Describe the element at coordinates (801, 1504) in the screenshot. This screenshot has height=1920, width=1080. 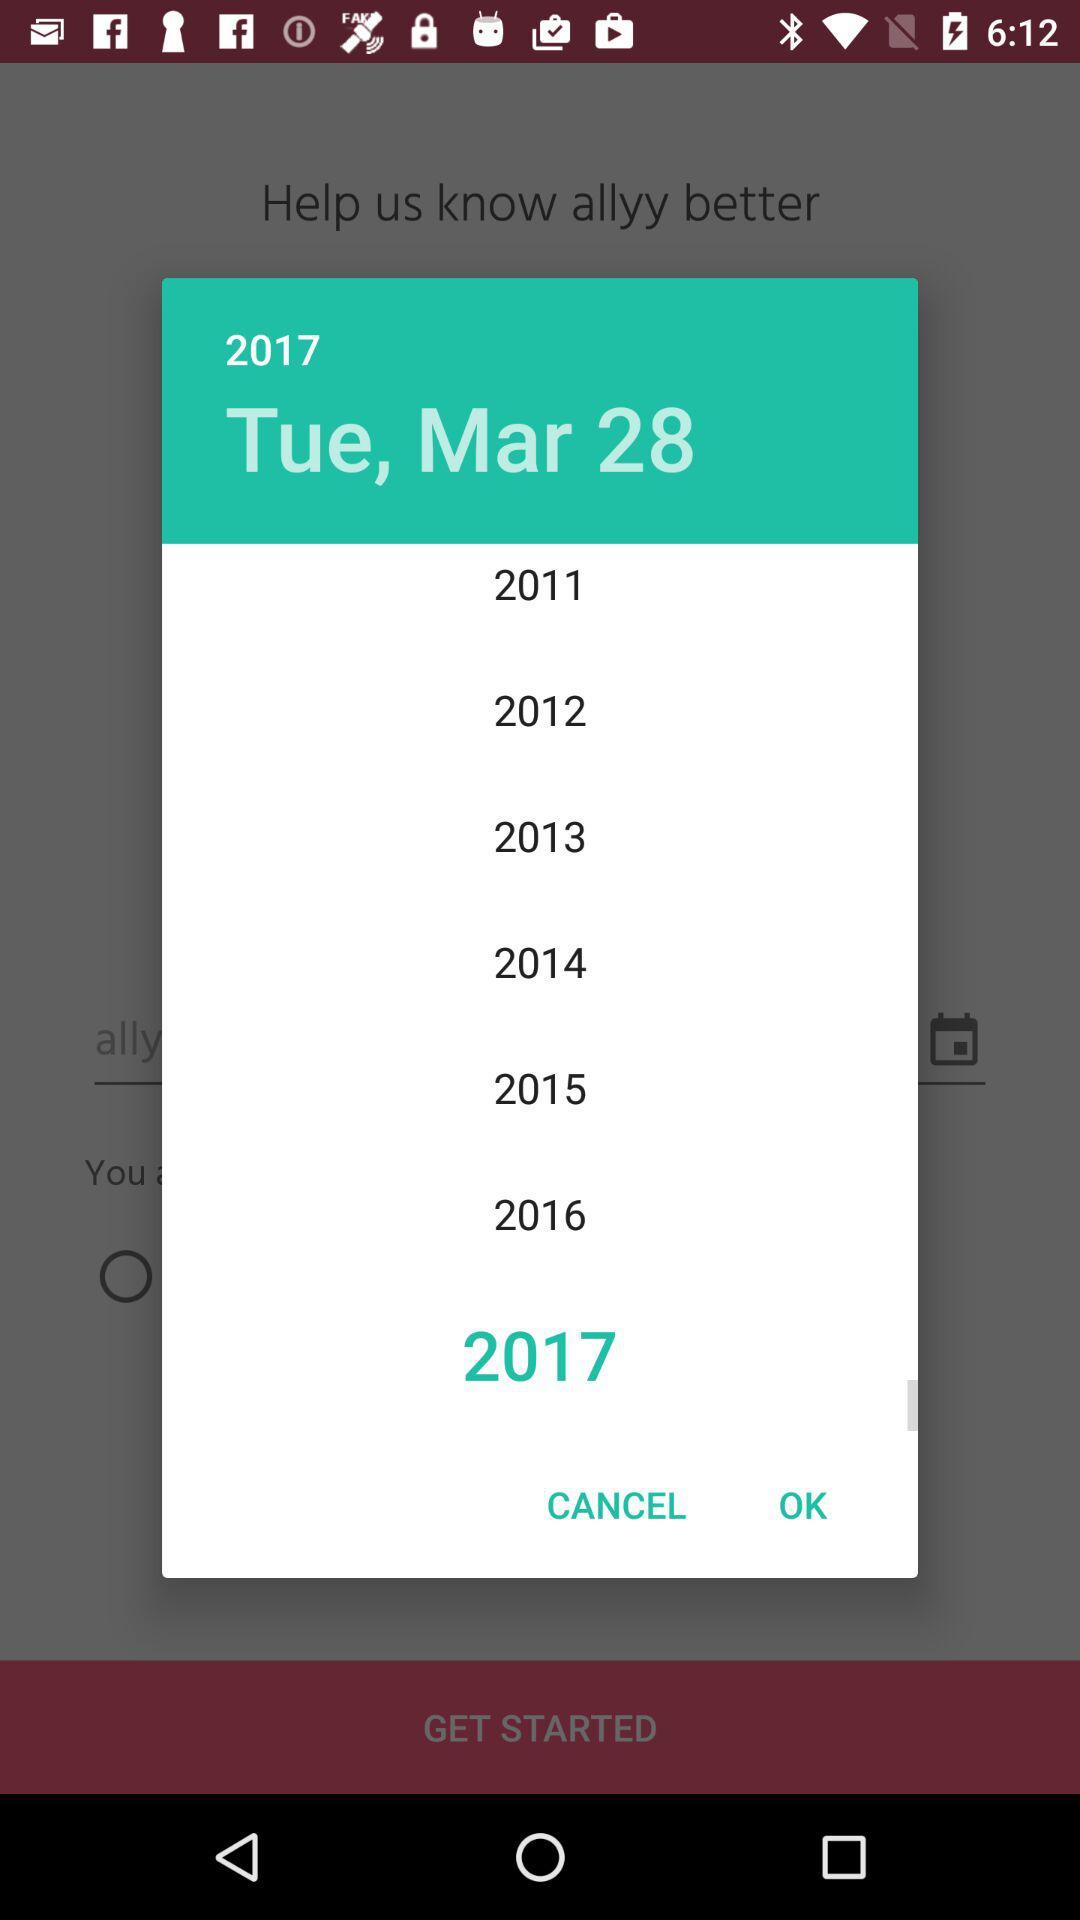
I see `icon below 2017 icon` at that location.